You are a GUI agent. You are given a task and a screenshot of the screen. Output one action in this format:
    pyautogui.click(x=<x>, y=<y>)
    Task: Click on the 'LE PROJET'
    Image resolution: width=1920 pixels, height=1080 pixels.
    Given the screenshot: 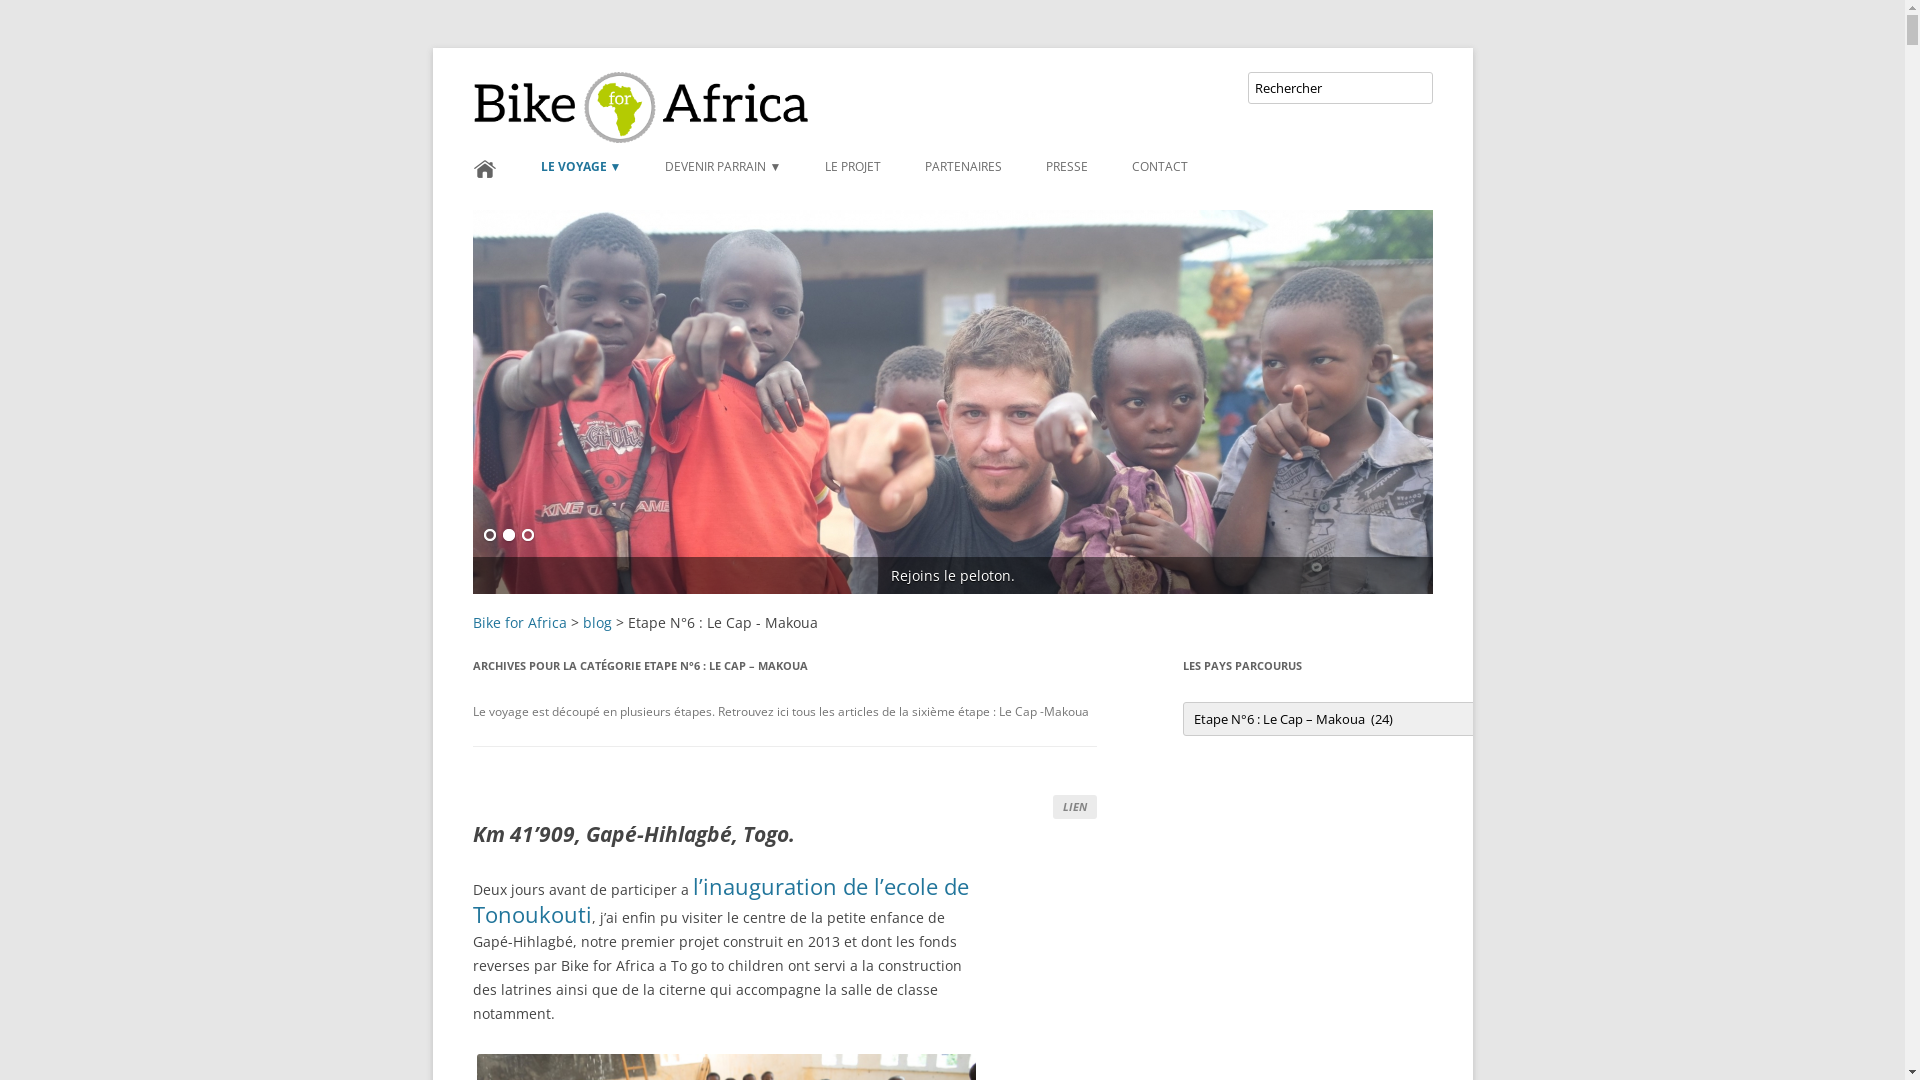 What is the action you would take?
    pyautogui.click(x=825, y=165)
    